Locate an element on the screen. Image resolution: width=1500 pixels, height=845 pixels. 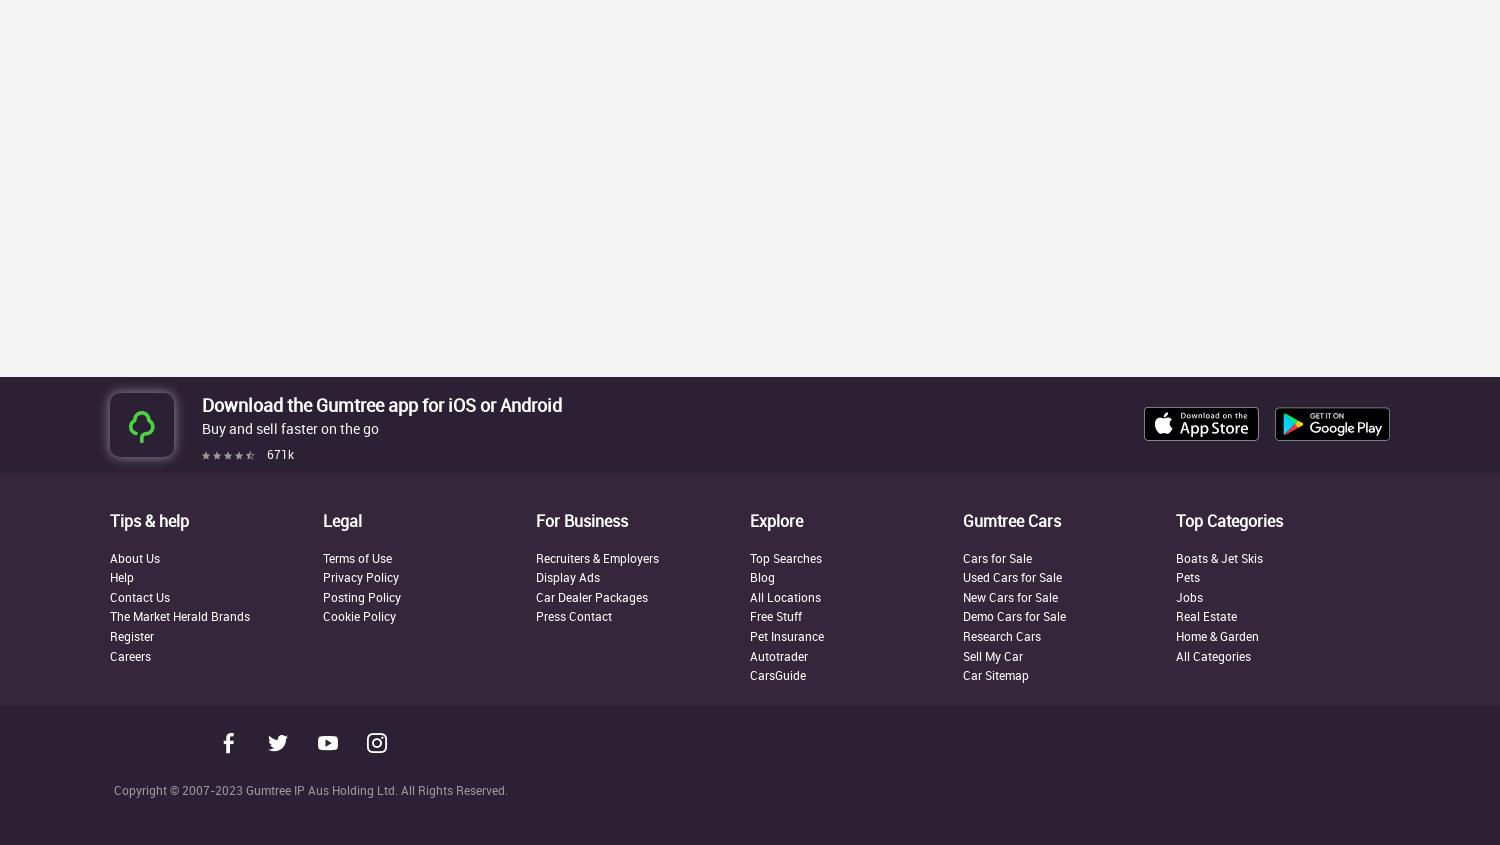
'Real Estate' is located at coordinates (1205, 616).